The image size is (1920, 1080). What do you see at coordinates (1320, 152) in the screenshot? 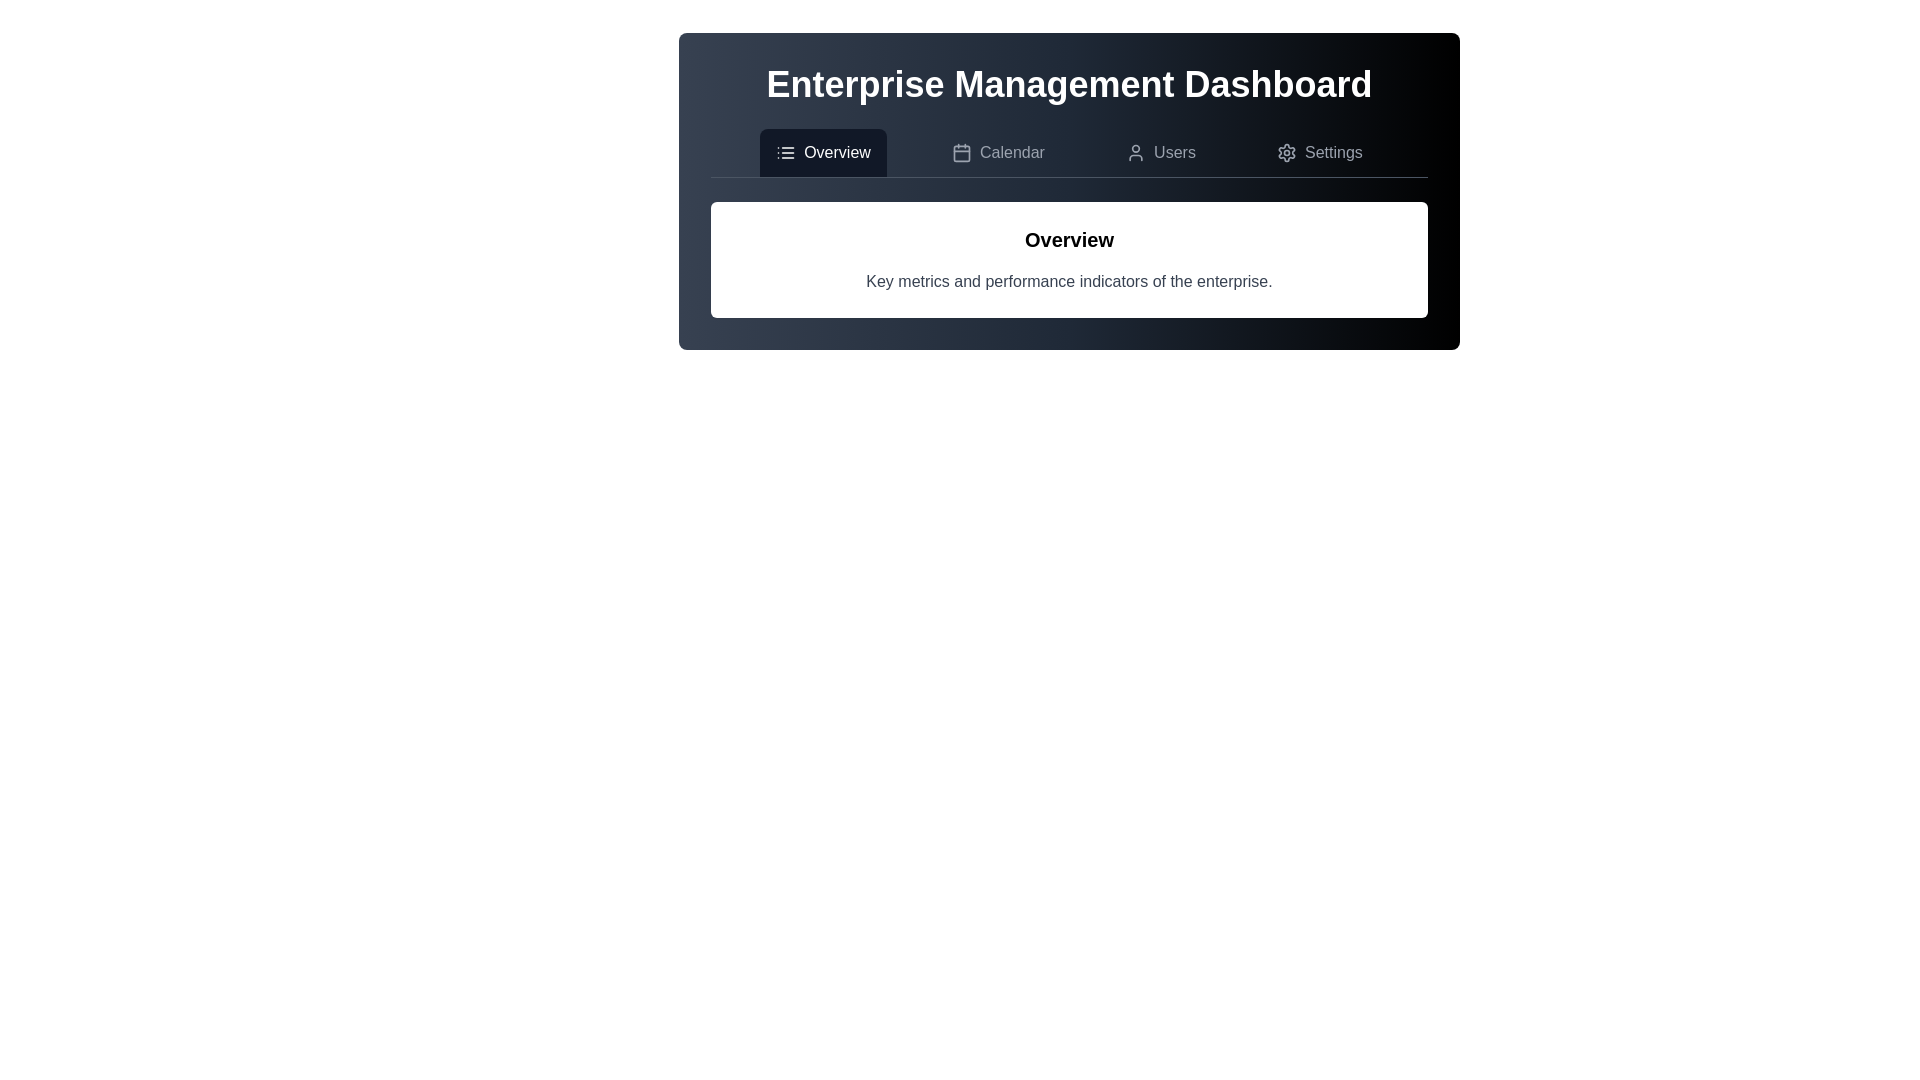
I see `the 'Settings' button, which is the fourth item in the horizontal menu bar at the top of the page, to change its appearance` at bounding box center [1320, 152].